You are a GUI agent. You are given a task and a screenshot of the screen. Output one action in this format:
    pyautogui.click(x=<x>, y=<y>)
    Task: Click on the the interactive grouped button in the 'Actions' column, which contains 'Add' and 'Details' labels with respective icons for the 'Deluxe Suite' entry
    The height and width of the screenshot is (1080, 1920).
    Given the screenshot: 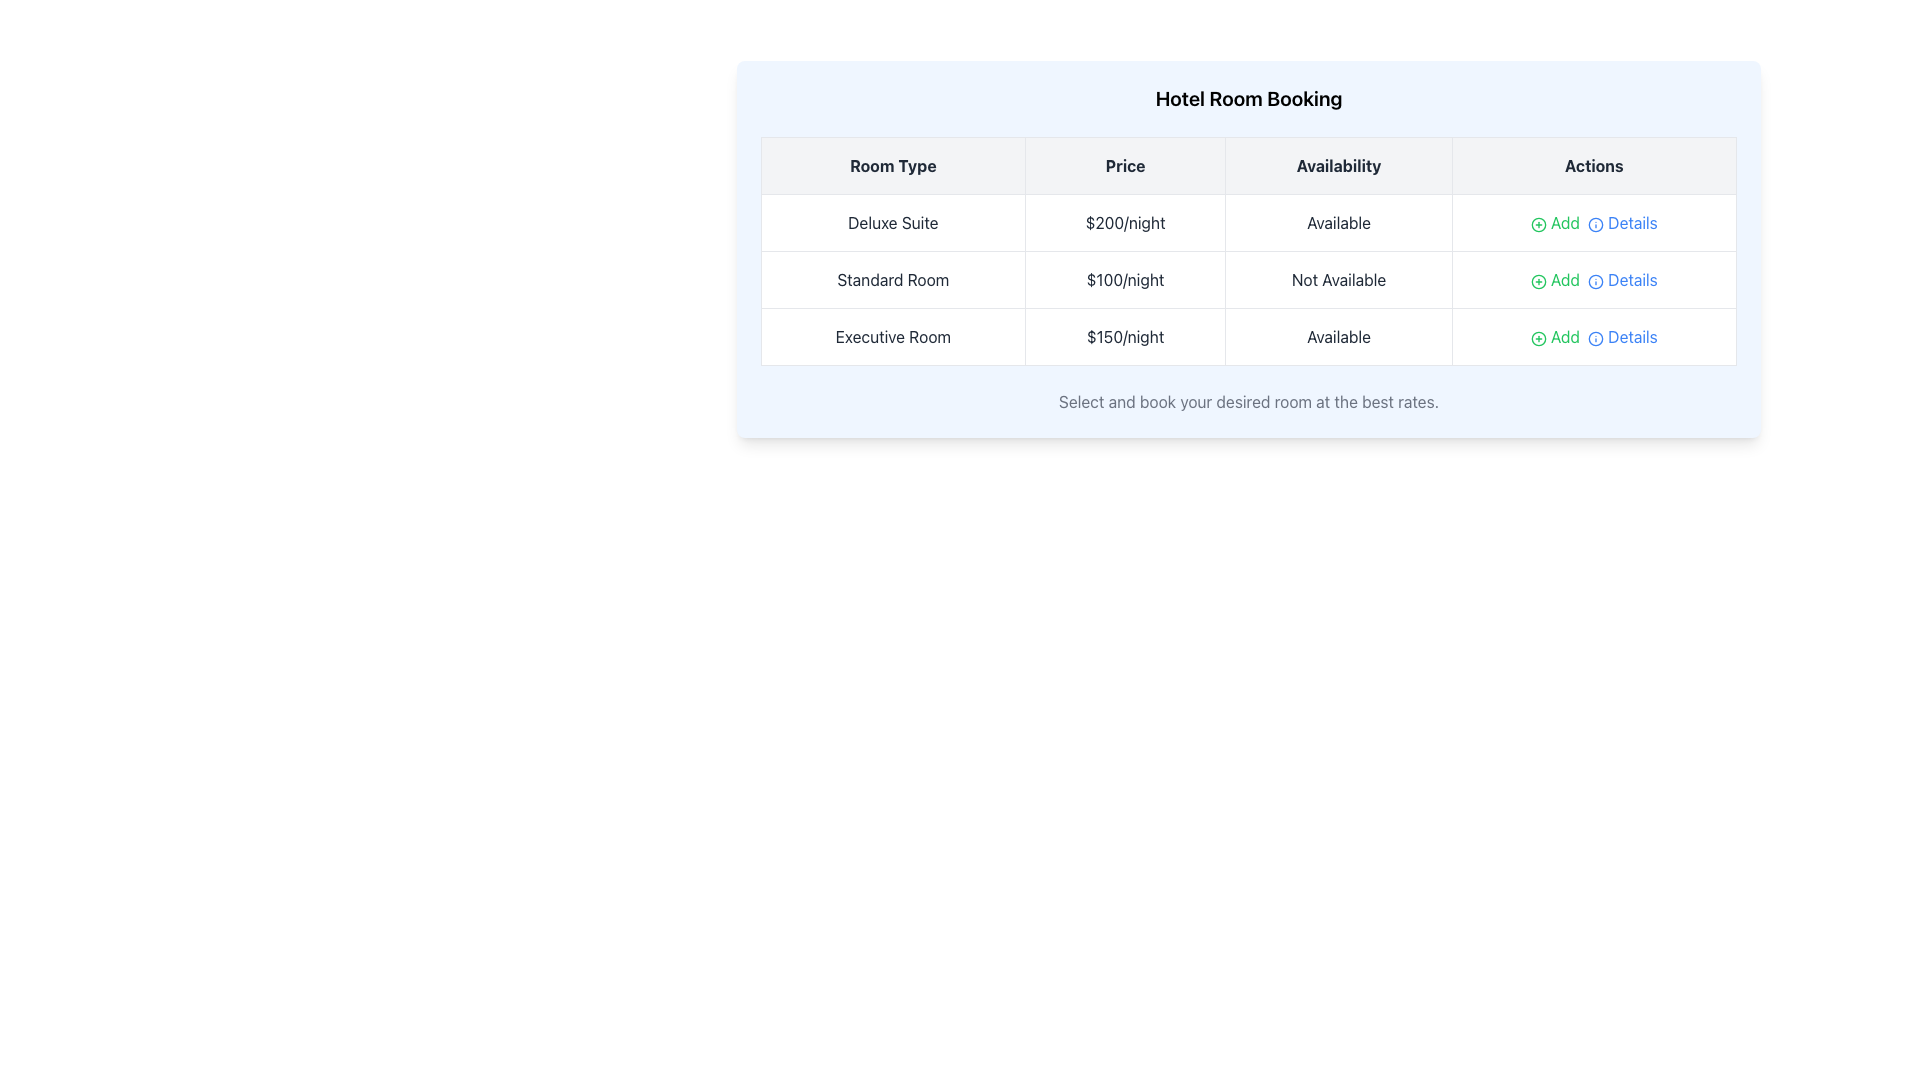 What is the action you would take?
    pyautogui.click(x=1593, y=223)
    